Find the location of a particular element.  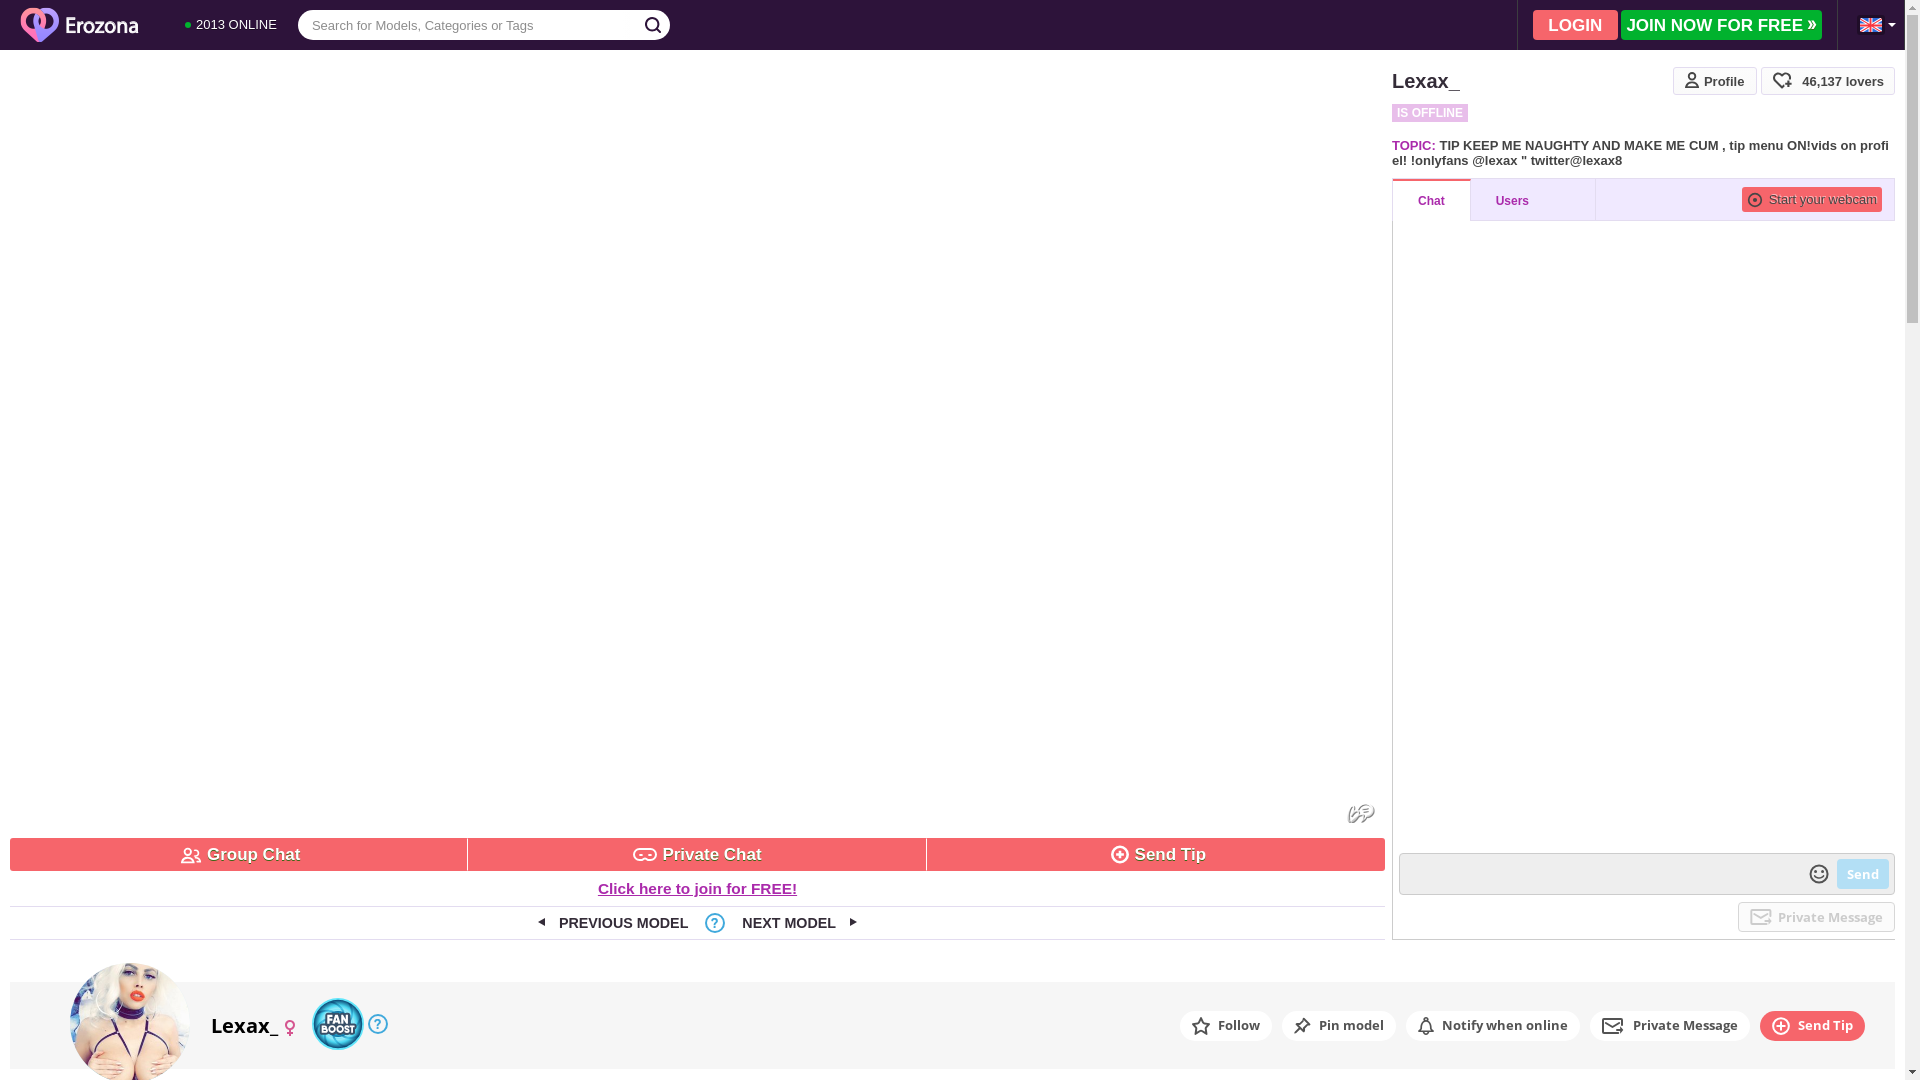

'PREVIOUS MODEL' is located at coordinates (612, 922).